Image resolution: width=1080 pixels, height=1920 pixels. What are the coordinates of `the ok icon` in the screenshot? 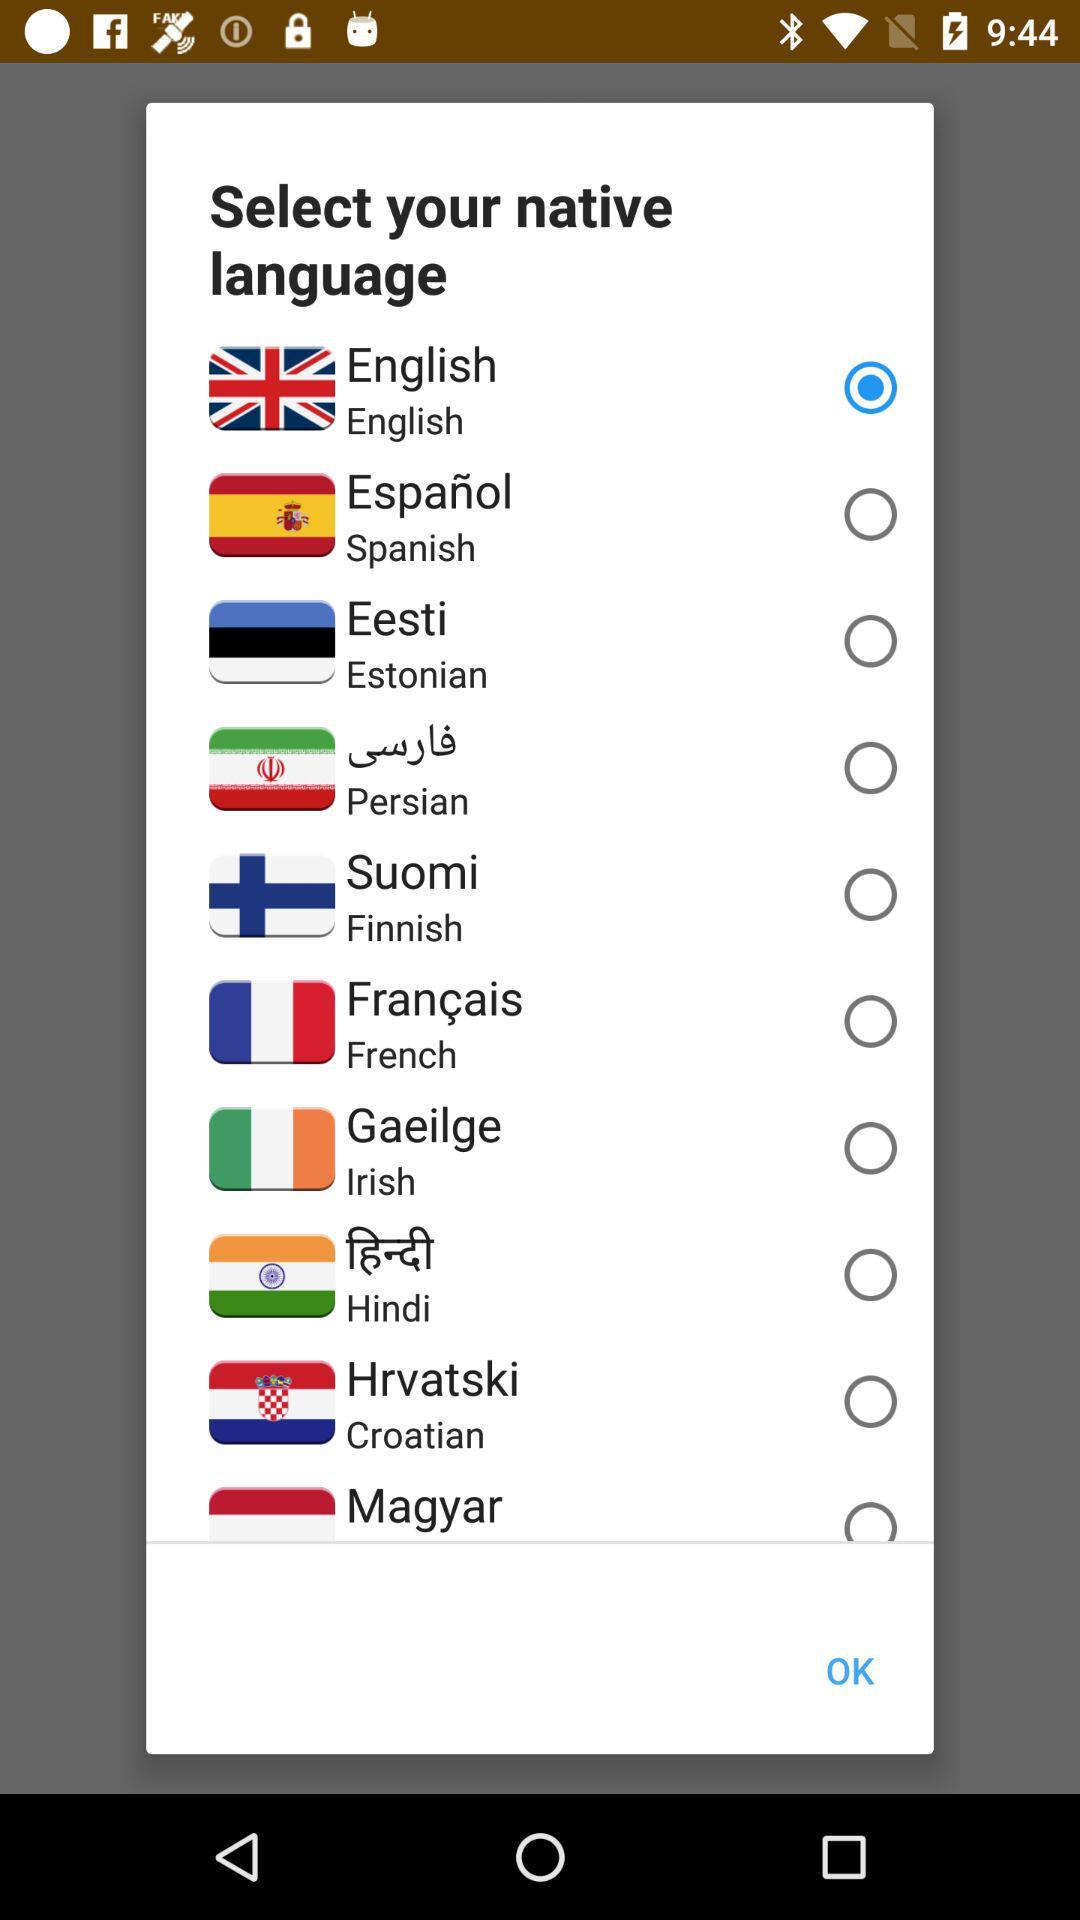 It's located at (849, 1670).